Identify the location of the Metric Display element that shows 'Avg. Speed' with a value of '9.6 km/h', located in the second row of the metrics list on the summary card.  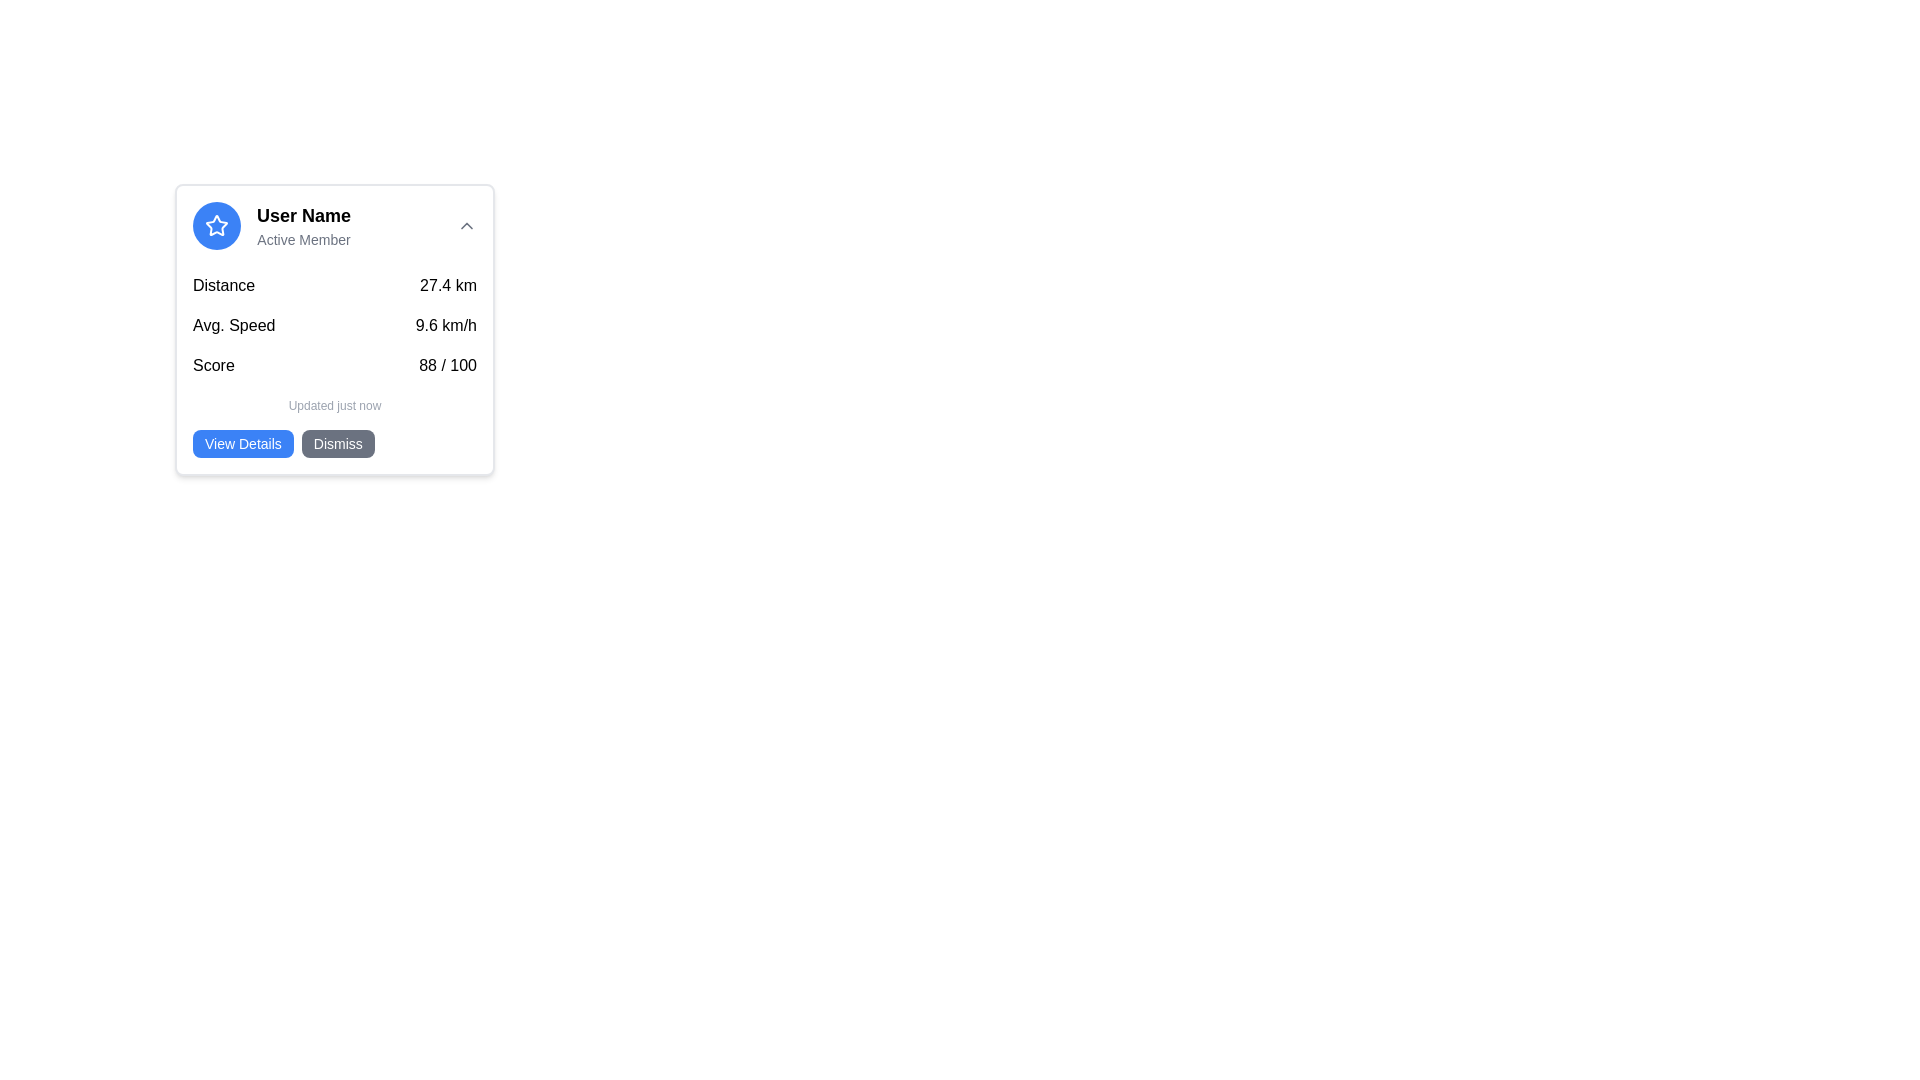
(335, 325).